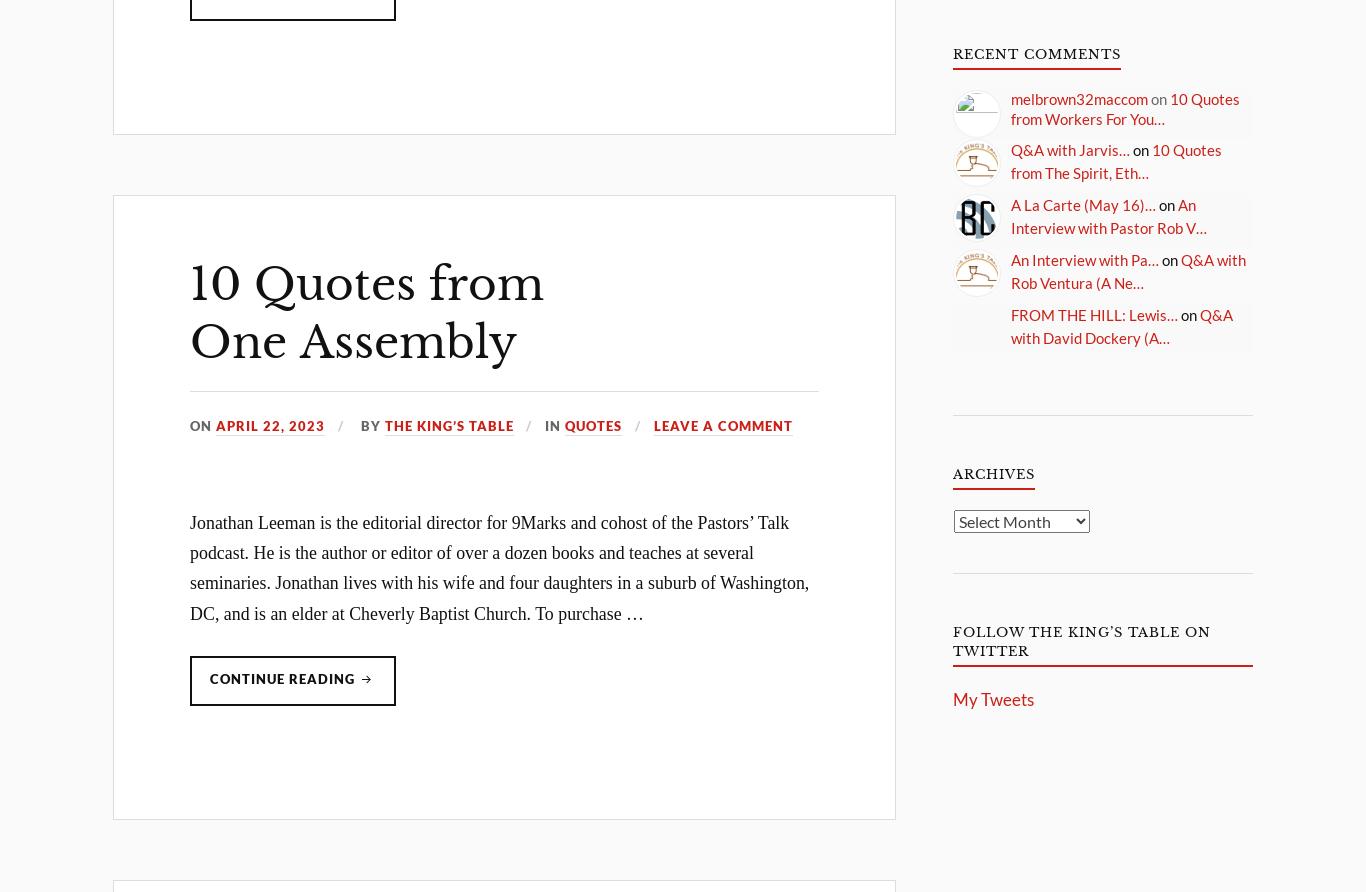 Image resolution: width=1366 pixels, height=892 pixels. Describe the element at coordinates (284, 678) in the screenshot. I see `'Continue reading'` at that location.